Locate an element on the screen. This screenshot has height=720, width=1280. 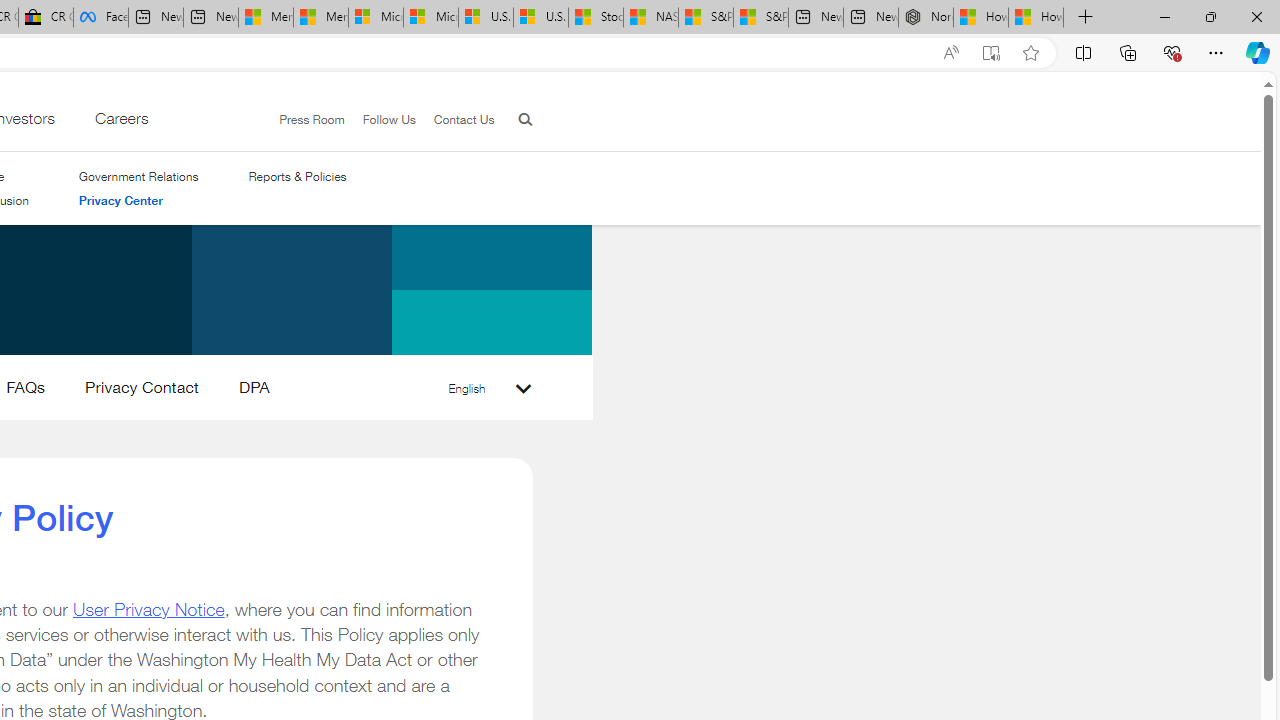
'Enter Immersive Reader (F9)' is located at coordinates (991, 52).